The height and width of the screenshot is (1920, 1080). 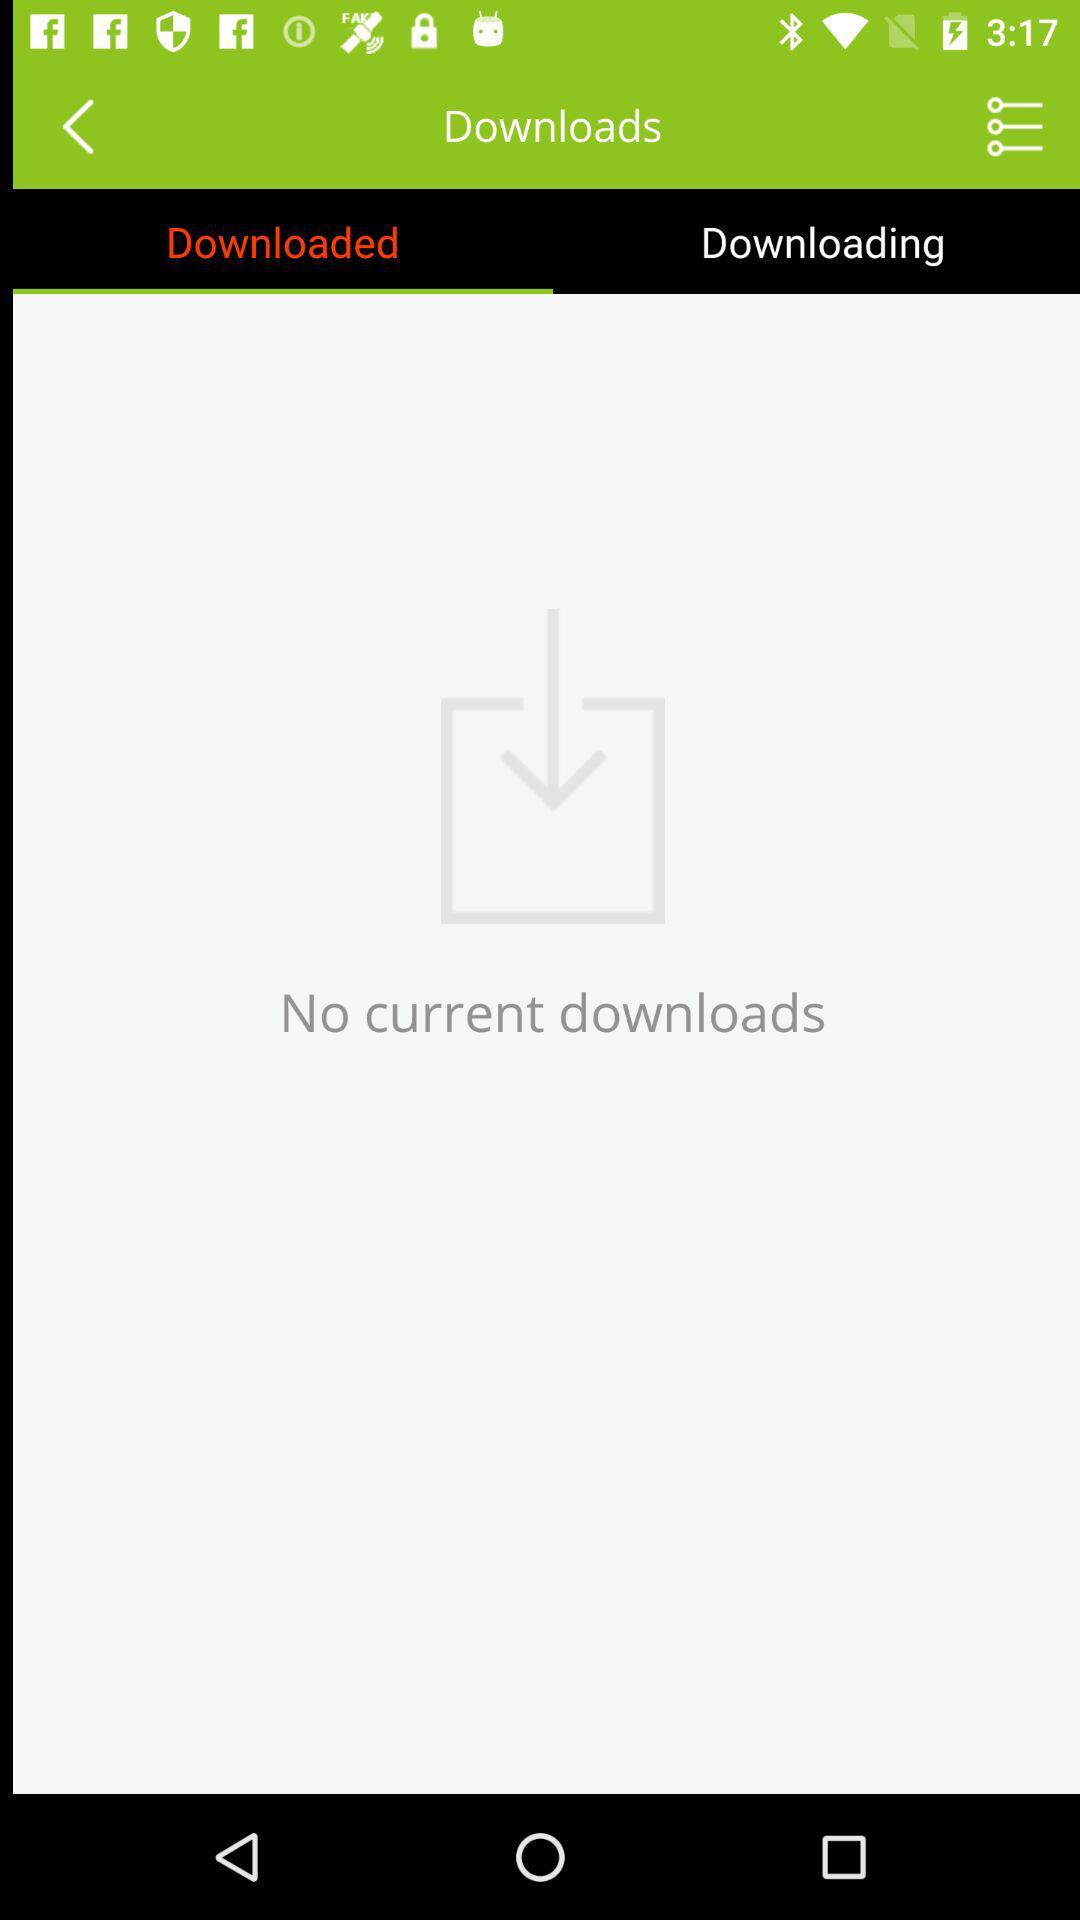 What do you see at coordinates (63, 124) in the screenshot?
I see `previous` at bounding box center [63, 124].